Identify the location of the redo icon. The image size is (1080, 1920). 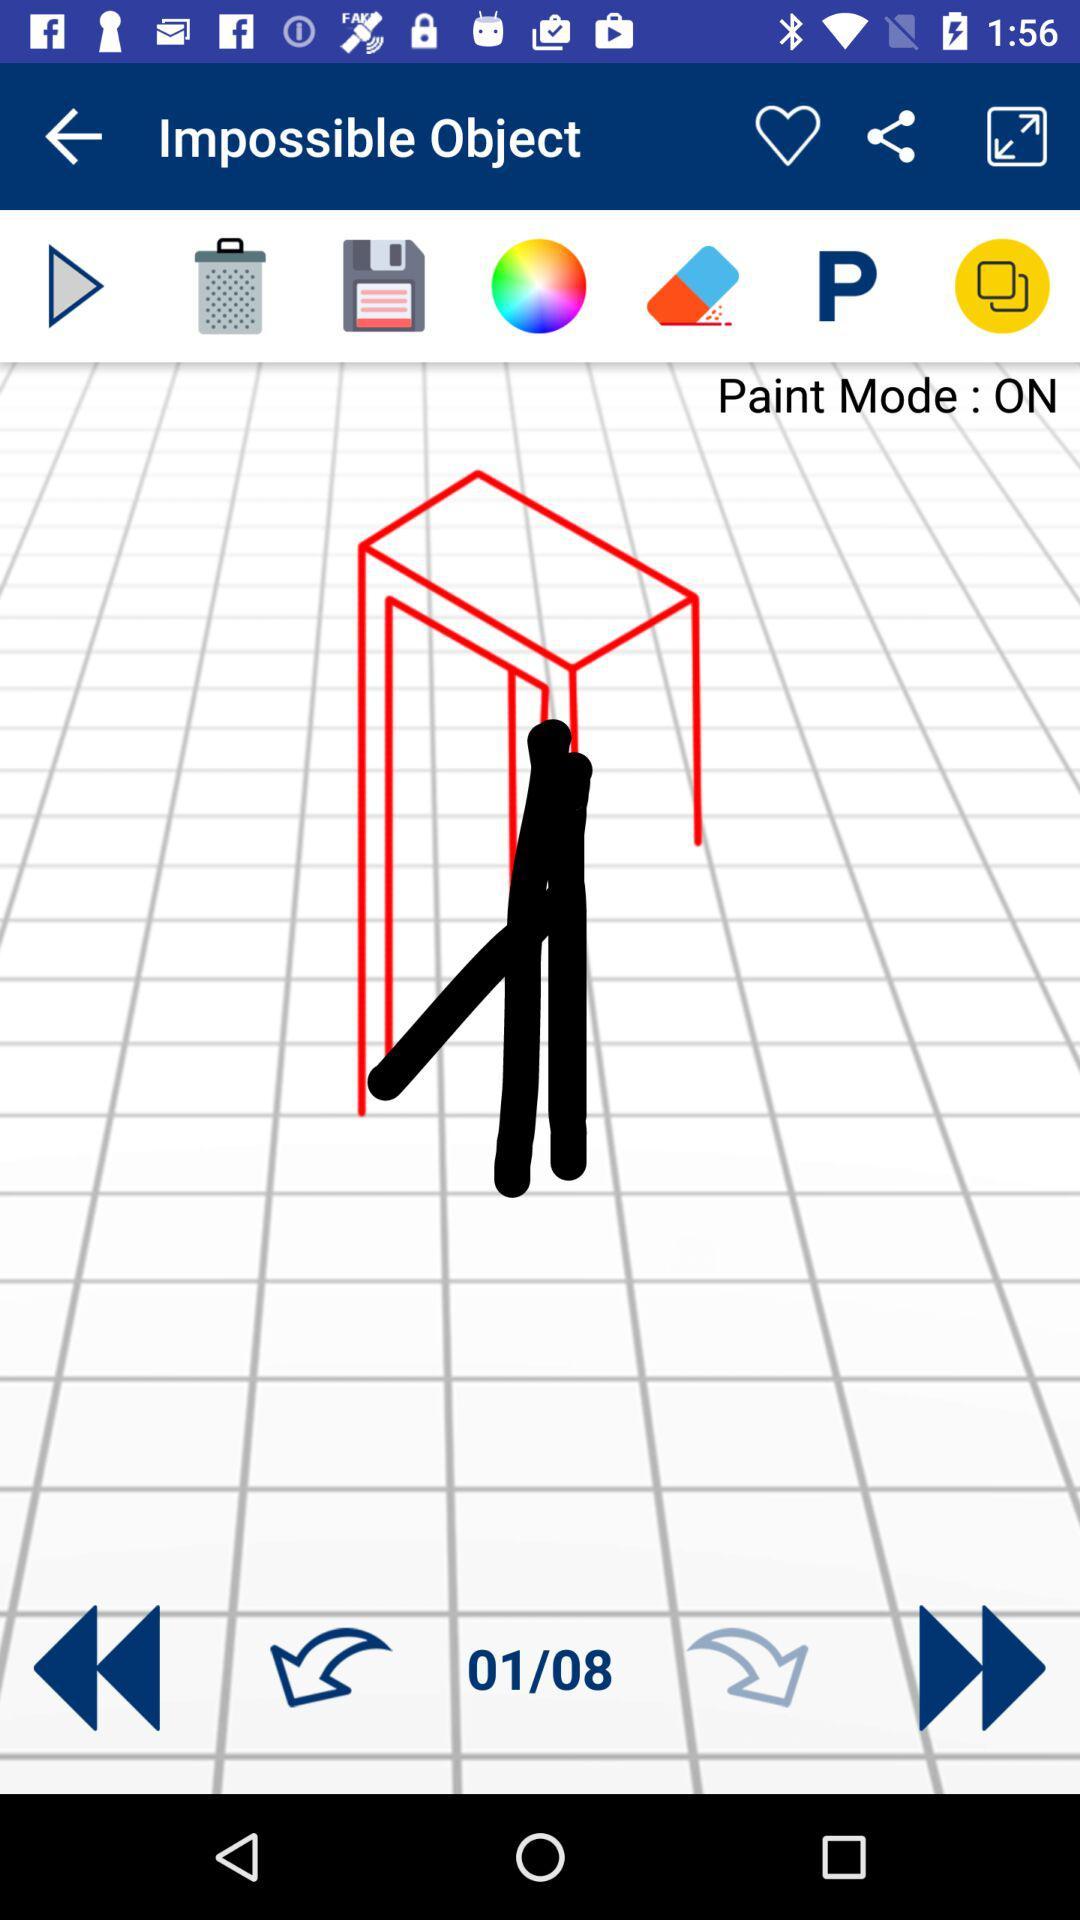
(747, 1668).